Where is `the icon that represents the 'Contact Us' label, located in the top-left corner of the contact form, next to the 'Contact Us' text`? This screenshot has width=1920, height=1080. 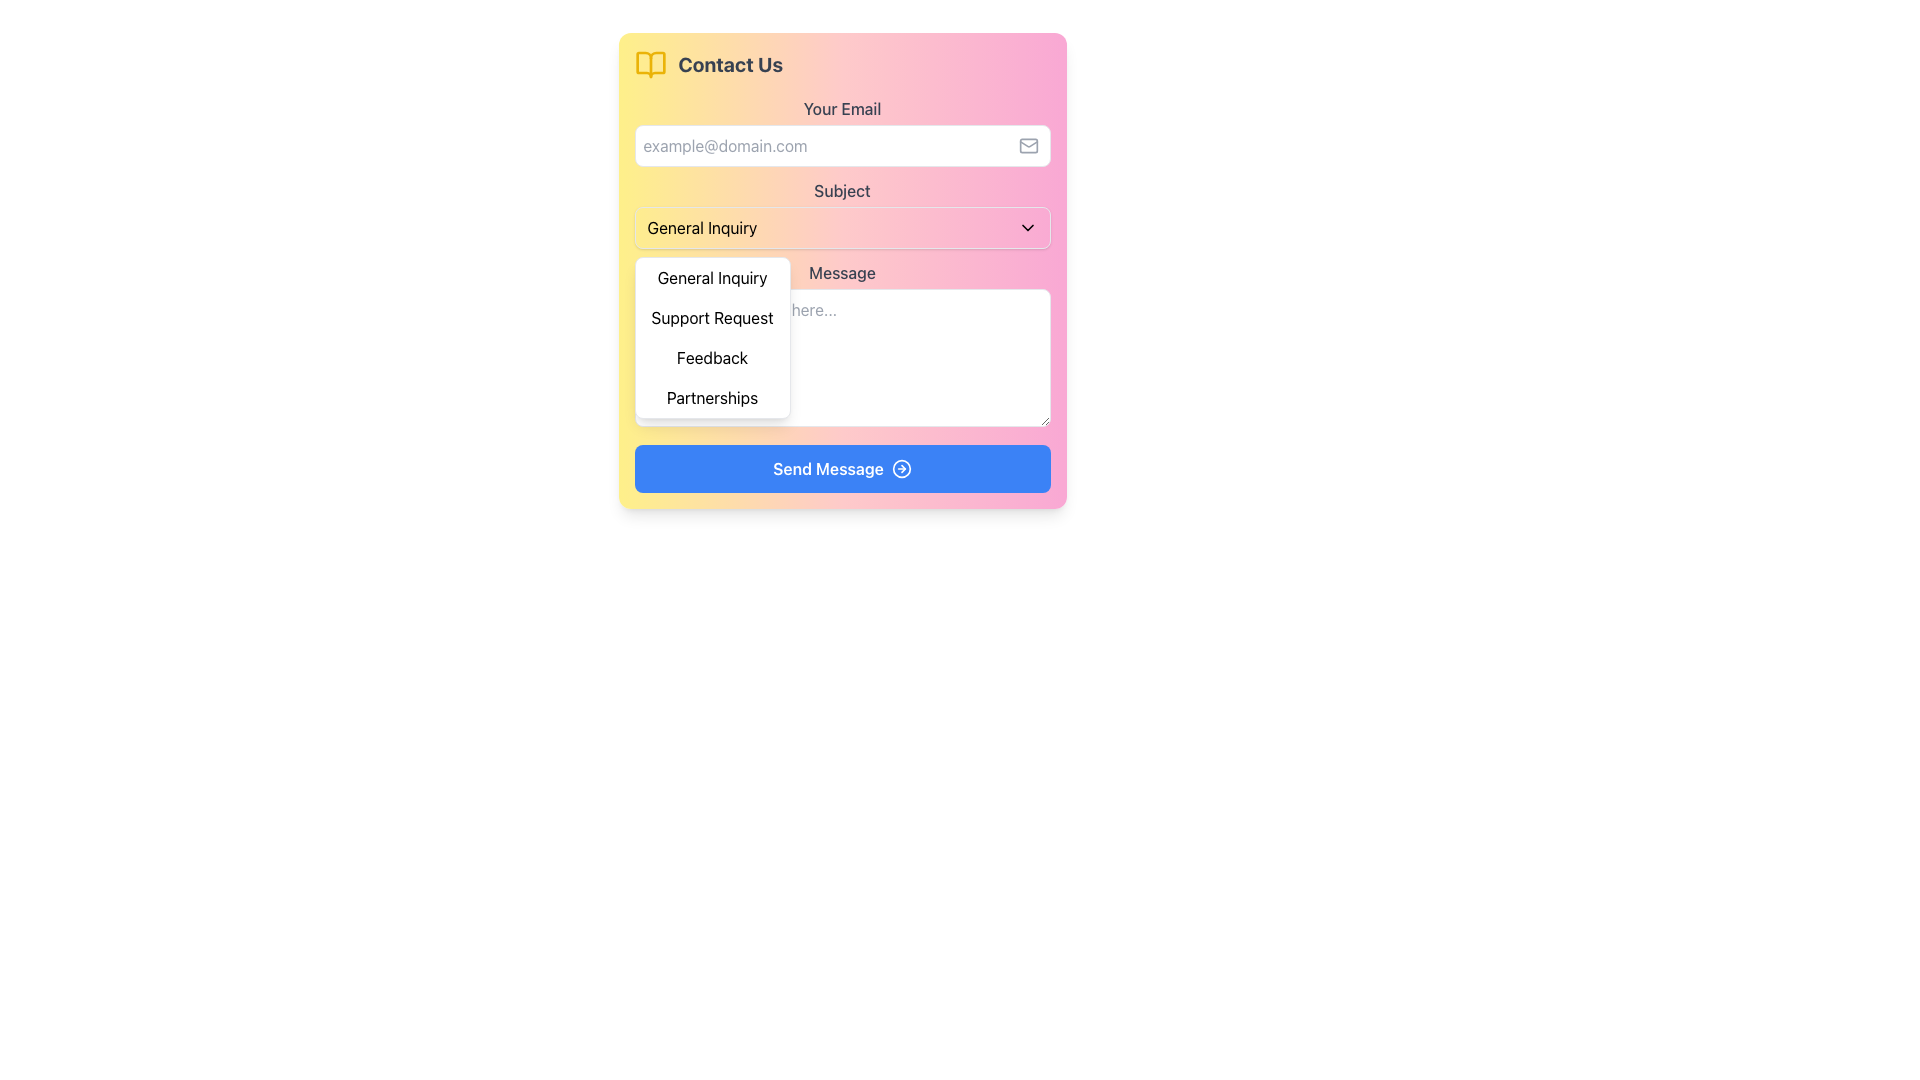 the icon that represents the 'Contact Us' label, located in the top-left corner of the contact form, next to the 'Contact Us' text is located at coordinates (650, 64).